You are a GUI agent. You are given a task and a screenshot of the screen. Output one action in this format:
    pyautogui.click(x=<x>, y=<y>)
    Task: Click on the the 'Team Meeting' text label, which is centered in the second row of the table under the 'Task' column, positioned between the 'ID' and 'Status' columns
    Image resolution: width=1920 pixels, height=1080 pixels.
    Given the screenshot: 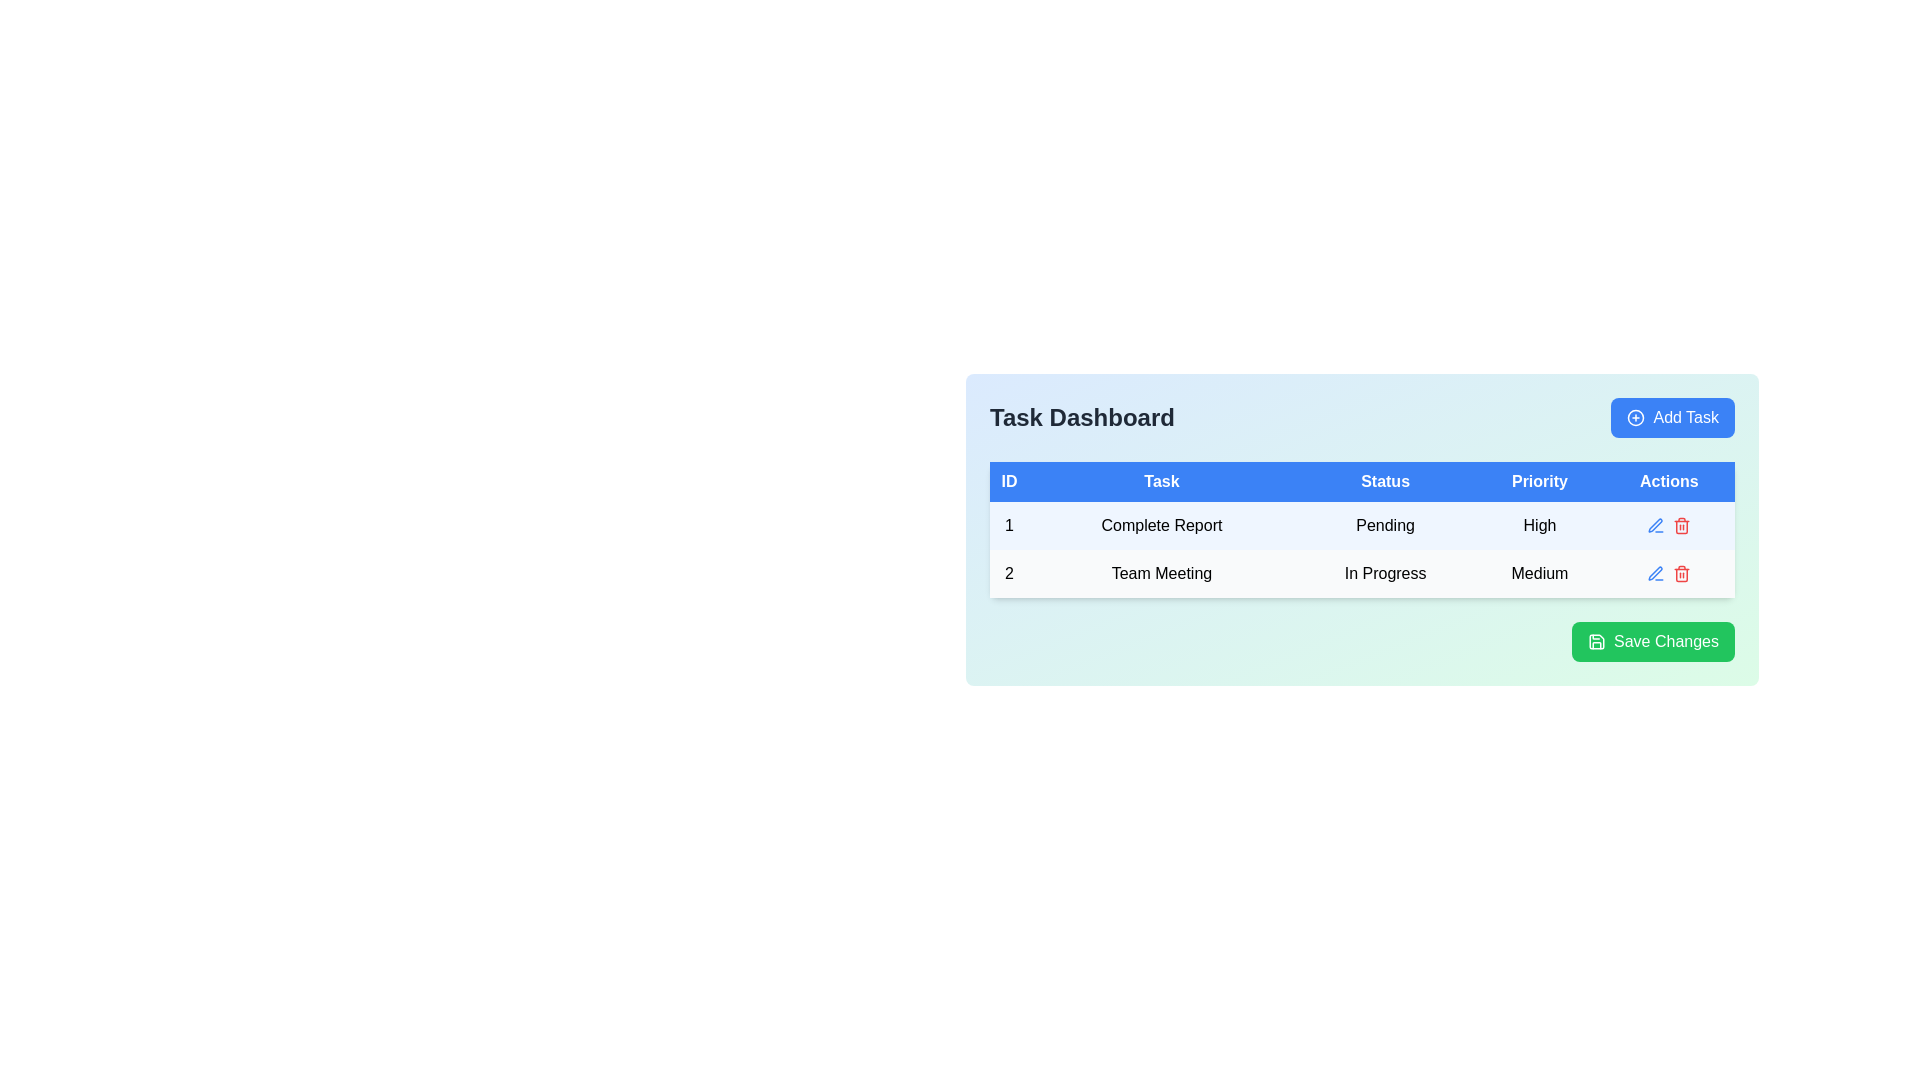 What is the action you would take?
    pyautogui.click(x=1161, y=574)
    